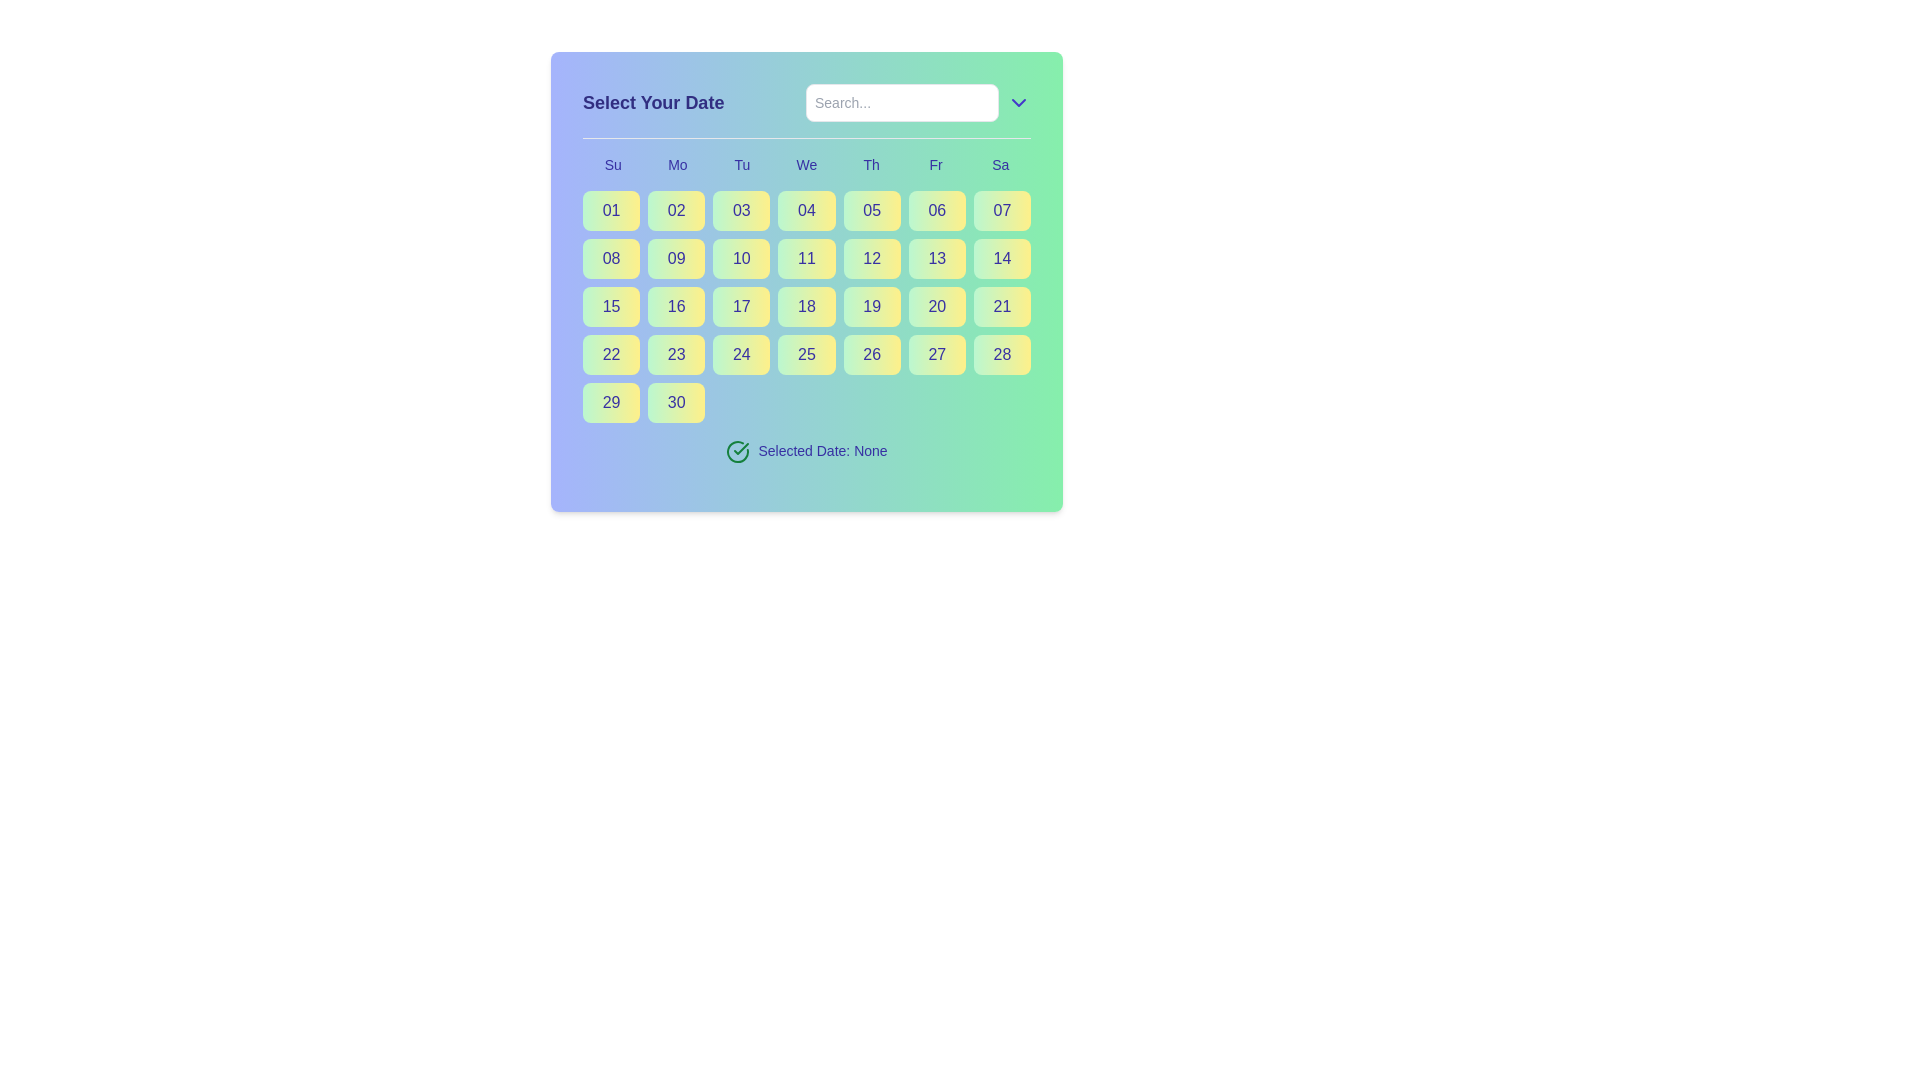  What do you see at coordinates (610, 402) in the screenshot?
I see `the rounded square button labeled '29' with a gradient background` at bounding box center [610, 402].